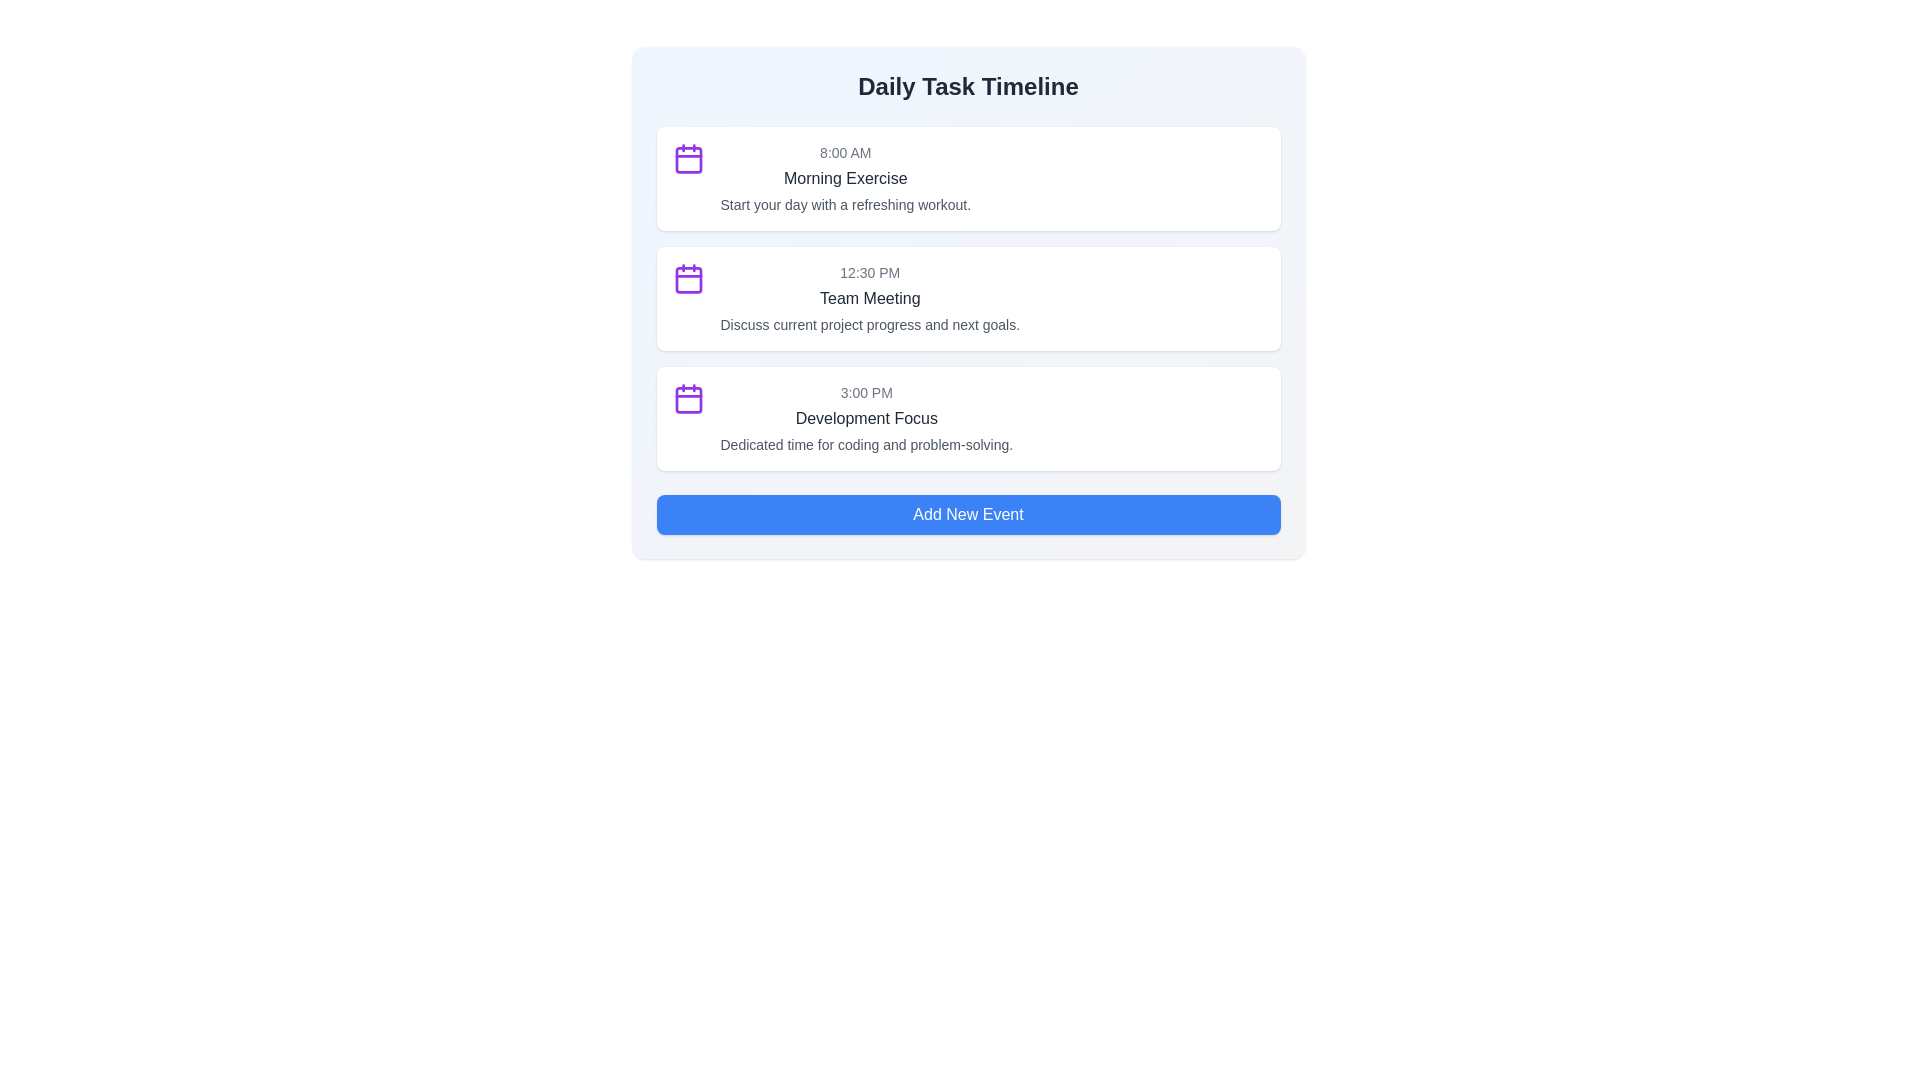  Describe the element at coordinates (866, 418) in the screenshot. I see `the 'Development Focus' informational card in the Daily Task Timeline` at that location.